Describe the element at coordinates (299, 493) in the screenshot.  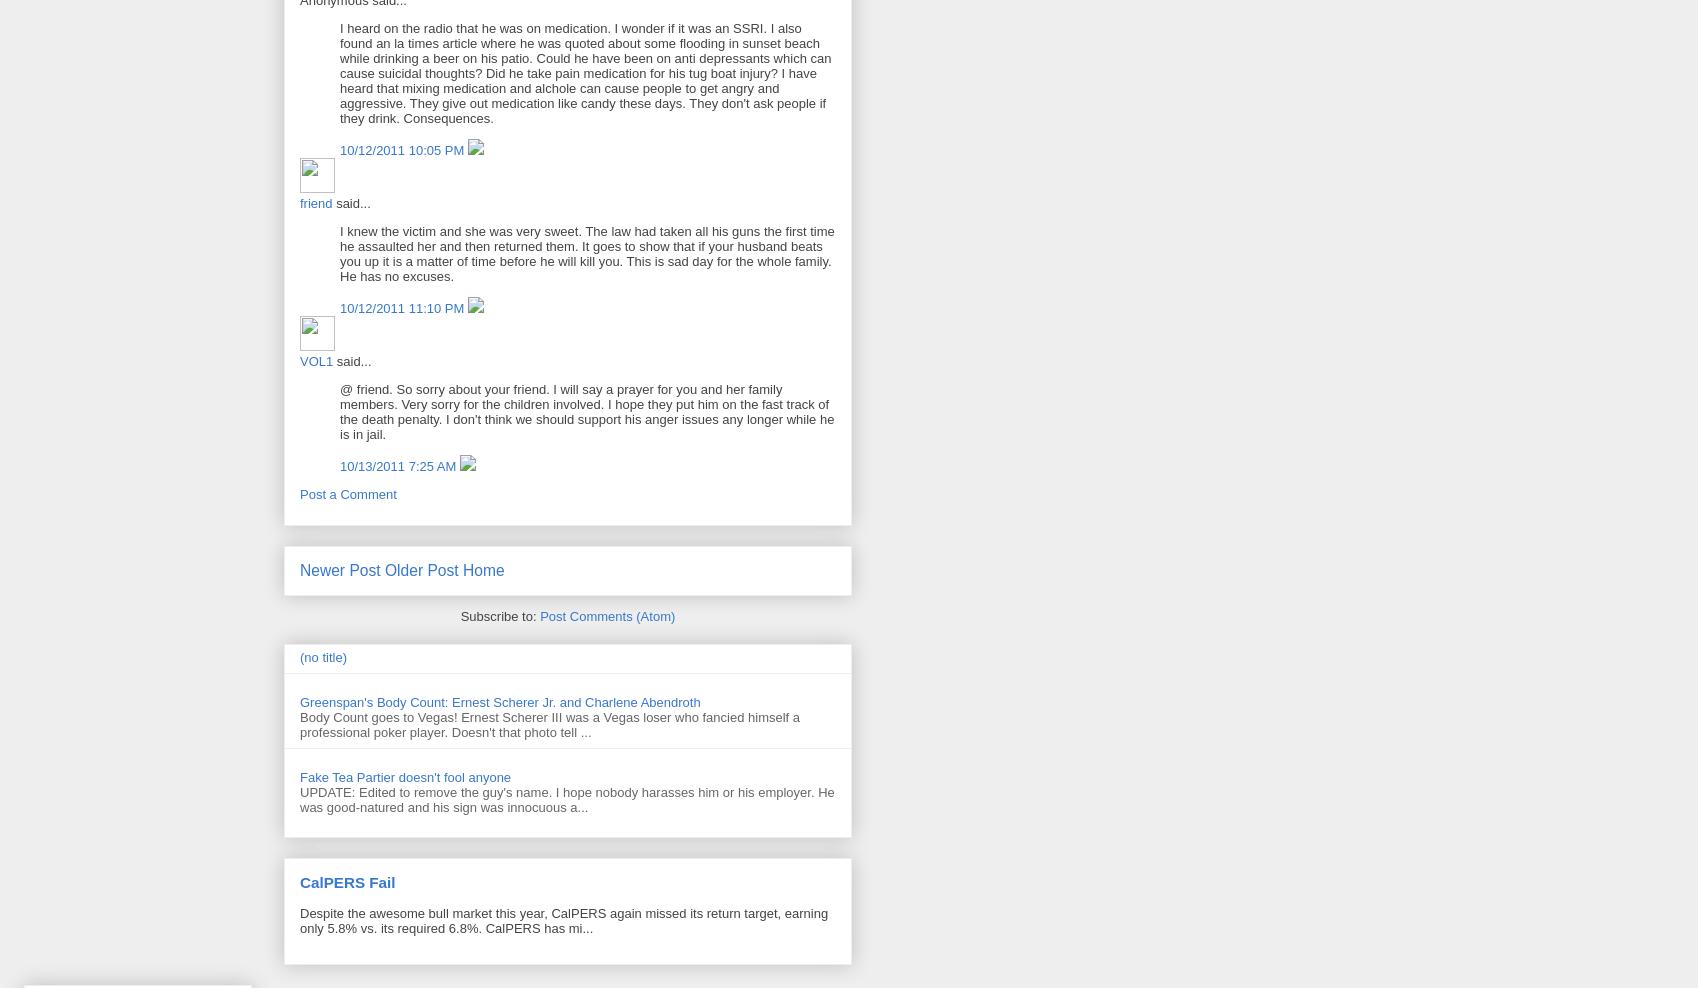
I see `'Post a Comment'` at that location.